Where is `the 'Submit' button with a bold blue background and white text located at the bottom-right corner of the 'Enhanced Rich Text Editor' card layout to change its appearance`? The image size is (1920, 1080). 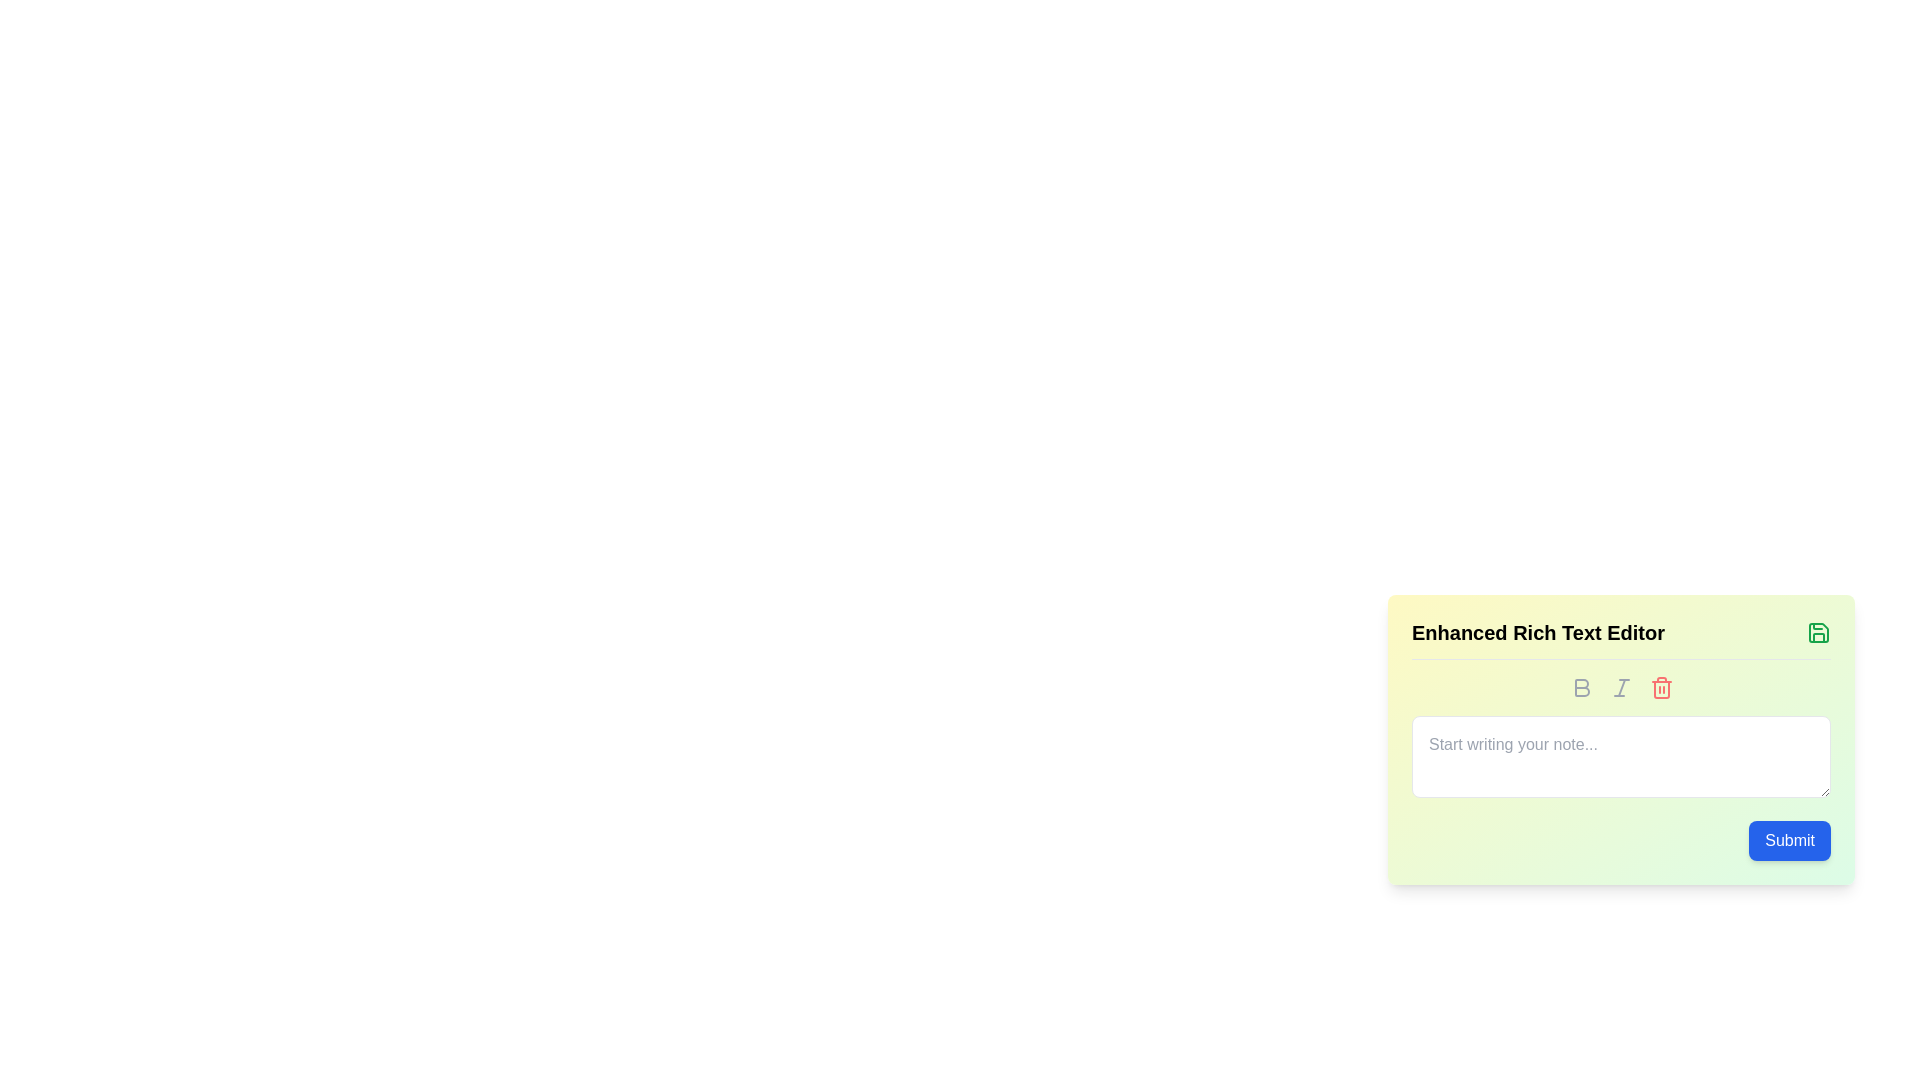
the 'Submit' button with a bold blue background and white text located at the bottom-right corner of the 'Enhanced Rich Text Editor' card layout to change its appearance is located at coordinates (1790, 840).